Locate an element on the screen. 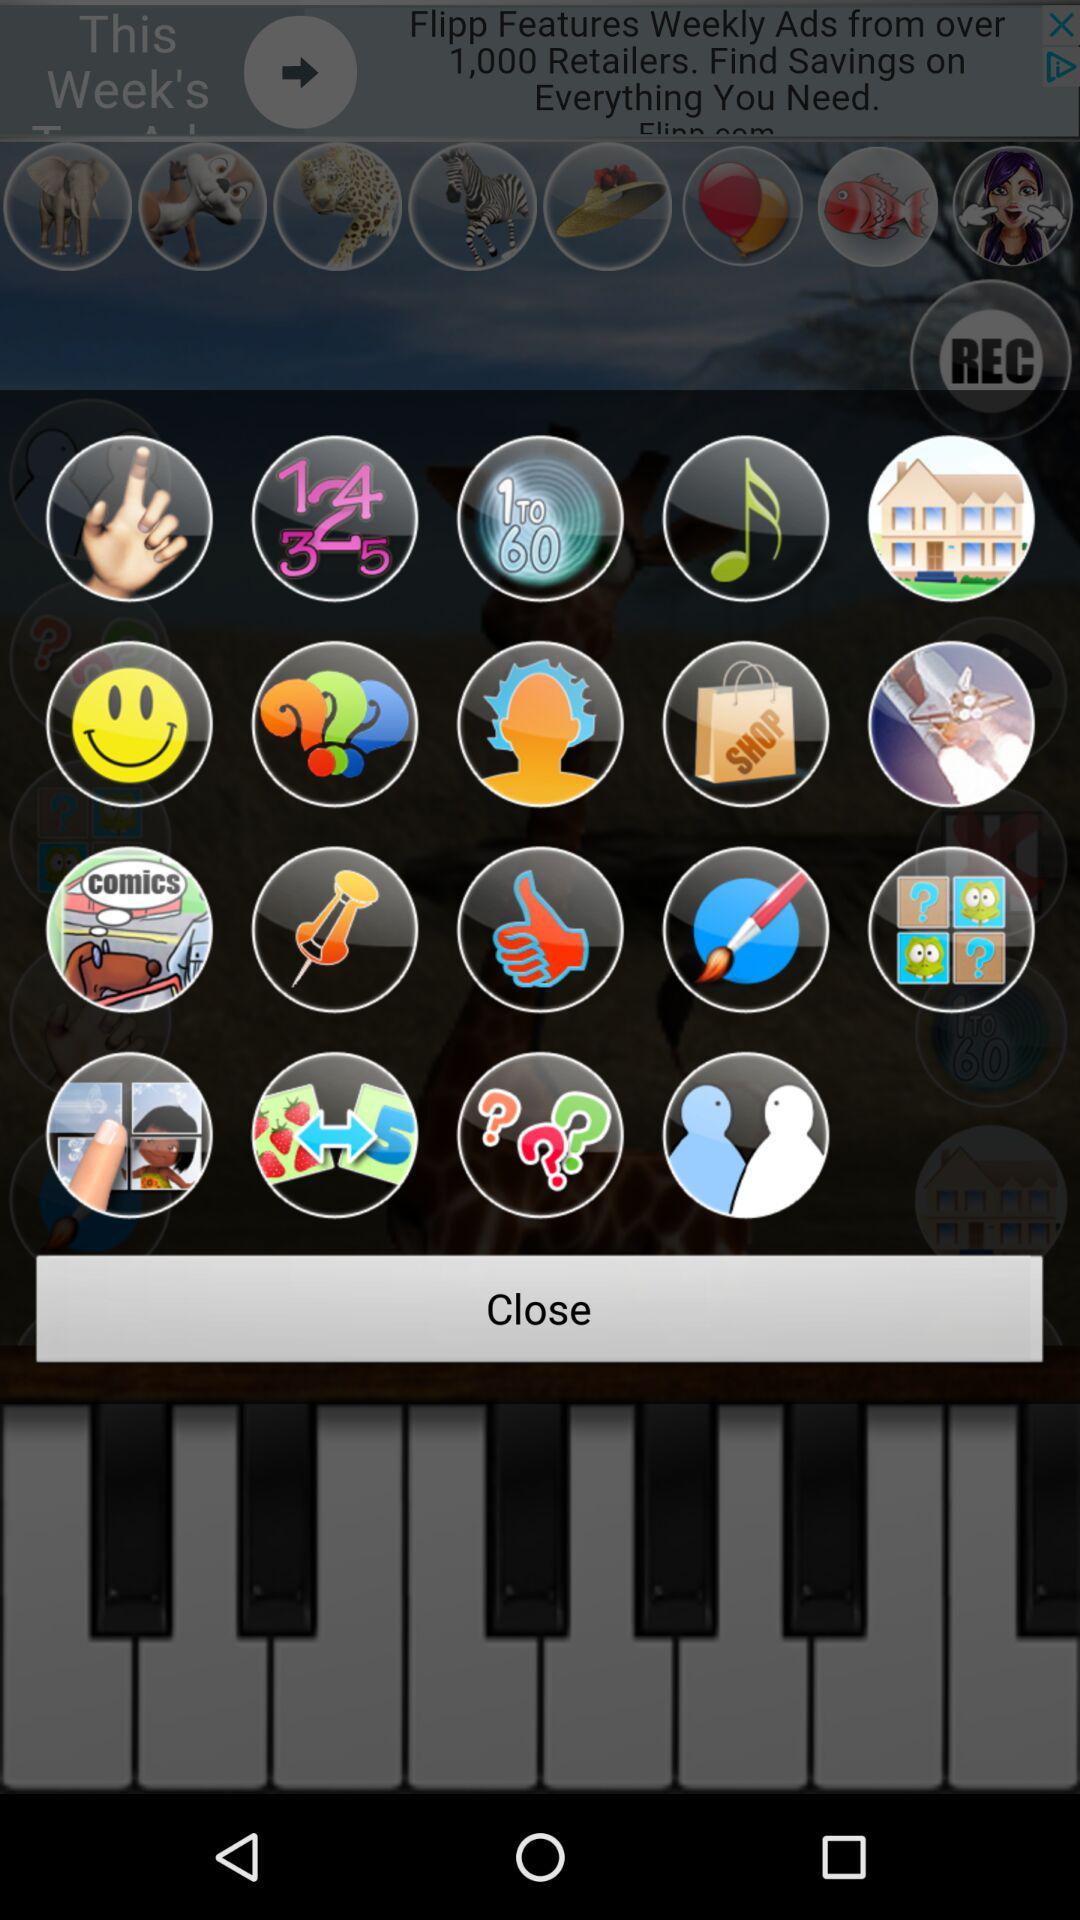  the help icon is located at coordinates (333, 774).